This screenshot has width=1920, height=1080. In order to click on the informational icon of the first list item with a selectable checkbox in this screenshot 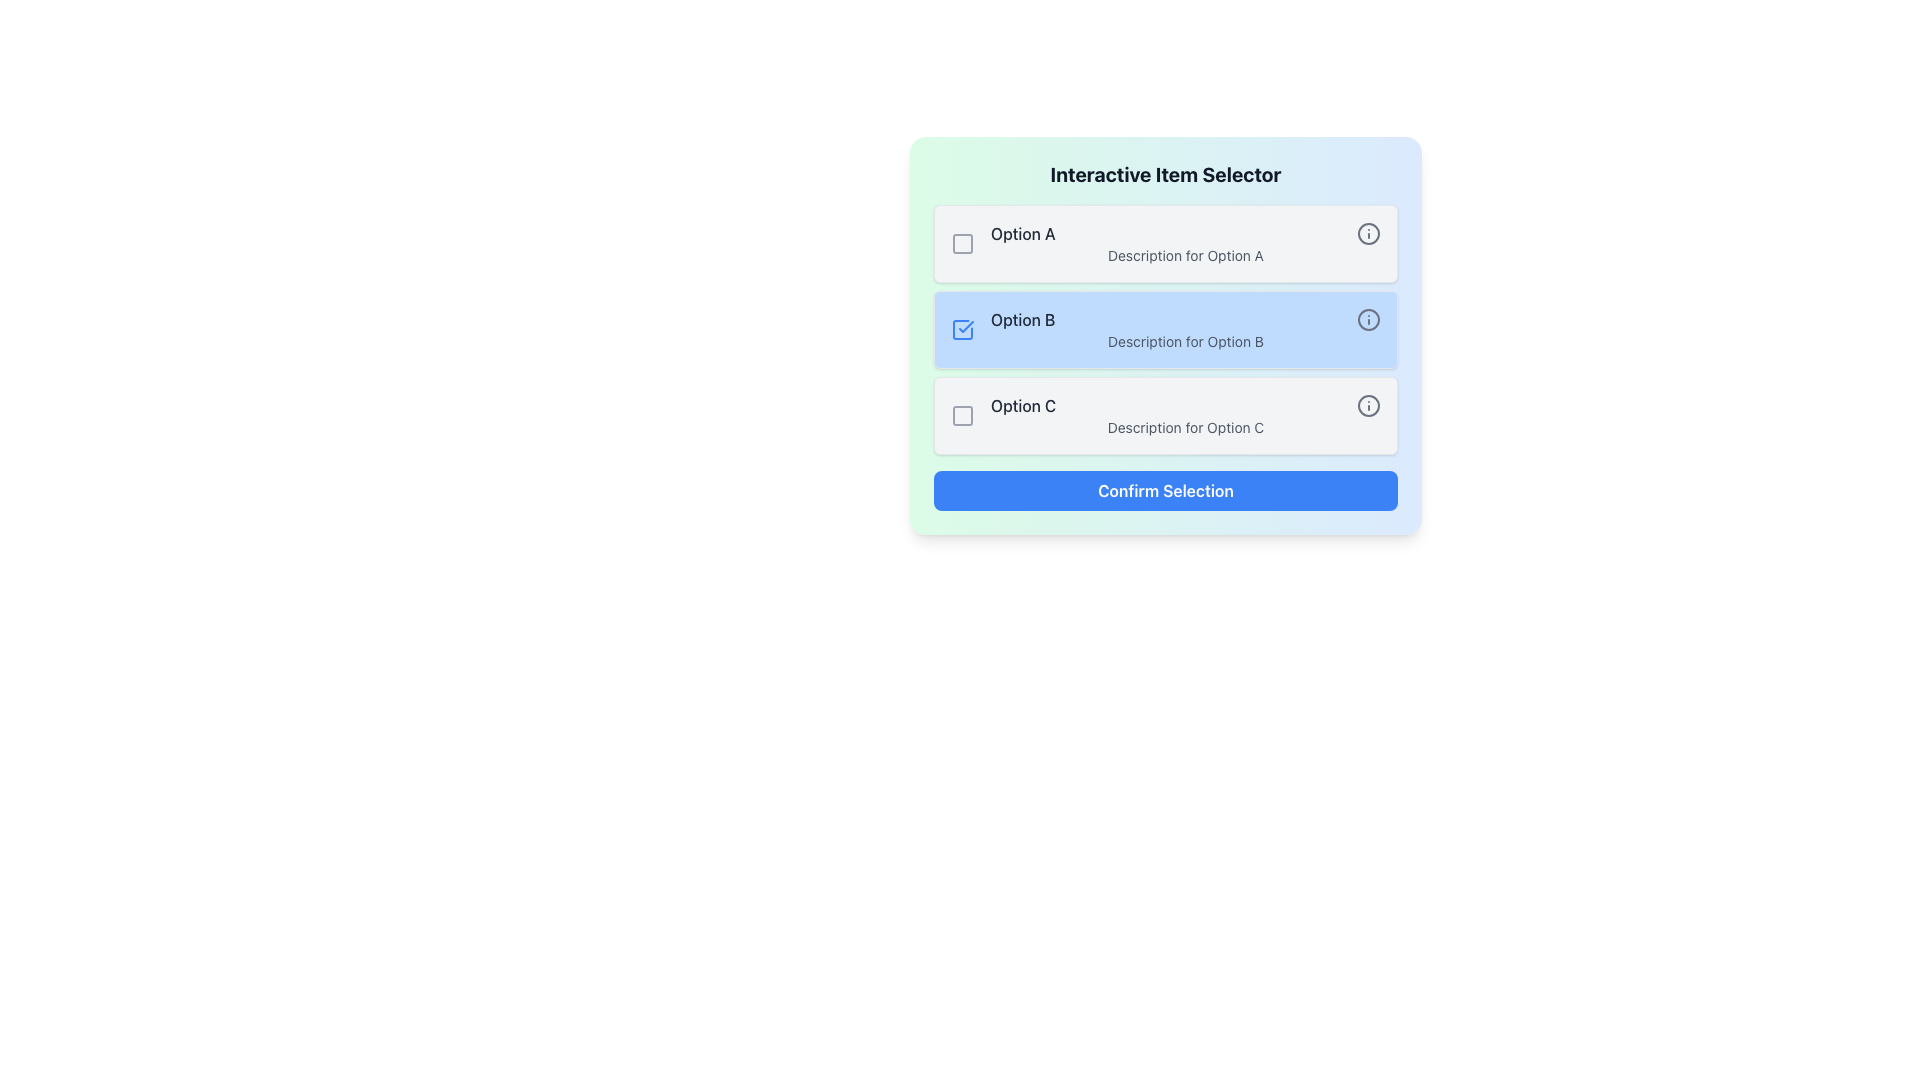, I will do `click(1166, 242)`.